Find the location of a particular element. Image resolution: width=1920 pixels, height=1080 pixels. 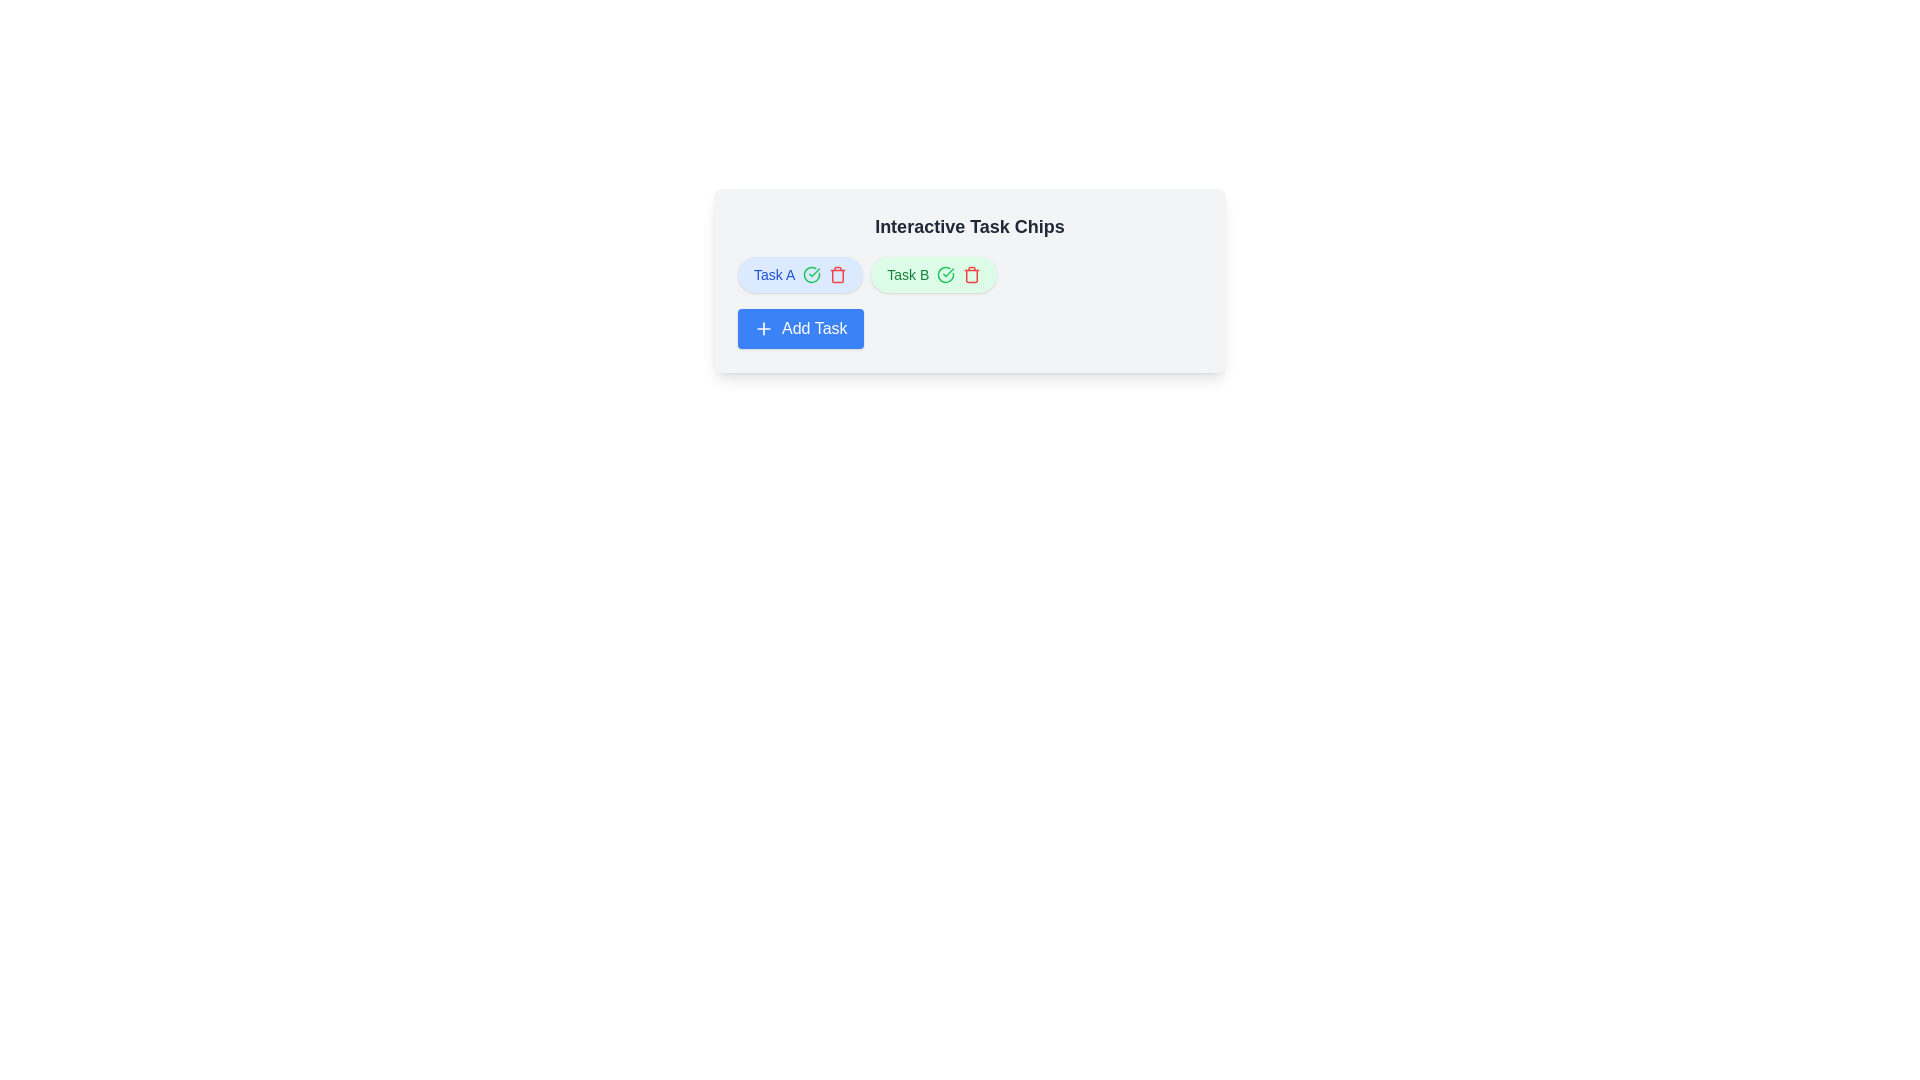

the confirmation button located to the right of the 'Task B' label to confirm the task is located at coordinates (945, 274).